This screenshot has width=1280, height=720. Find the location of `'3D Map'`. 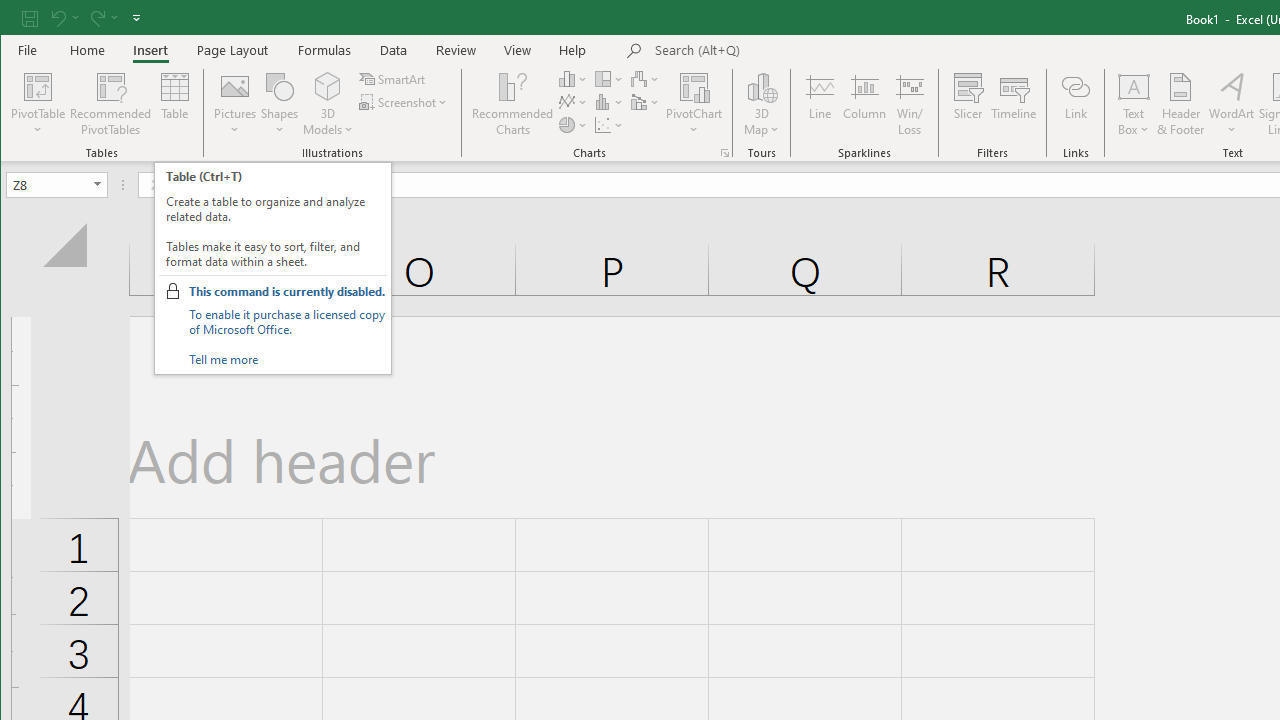

'3D Map' is located at coordinates (761, 85).